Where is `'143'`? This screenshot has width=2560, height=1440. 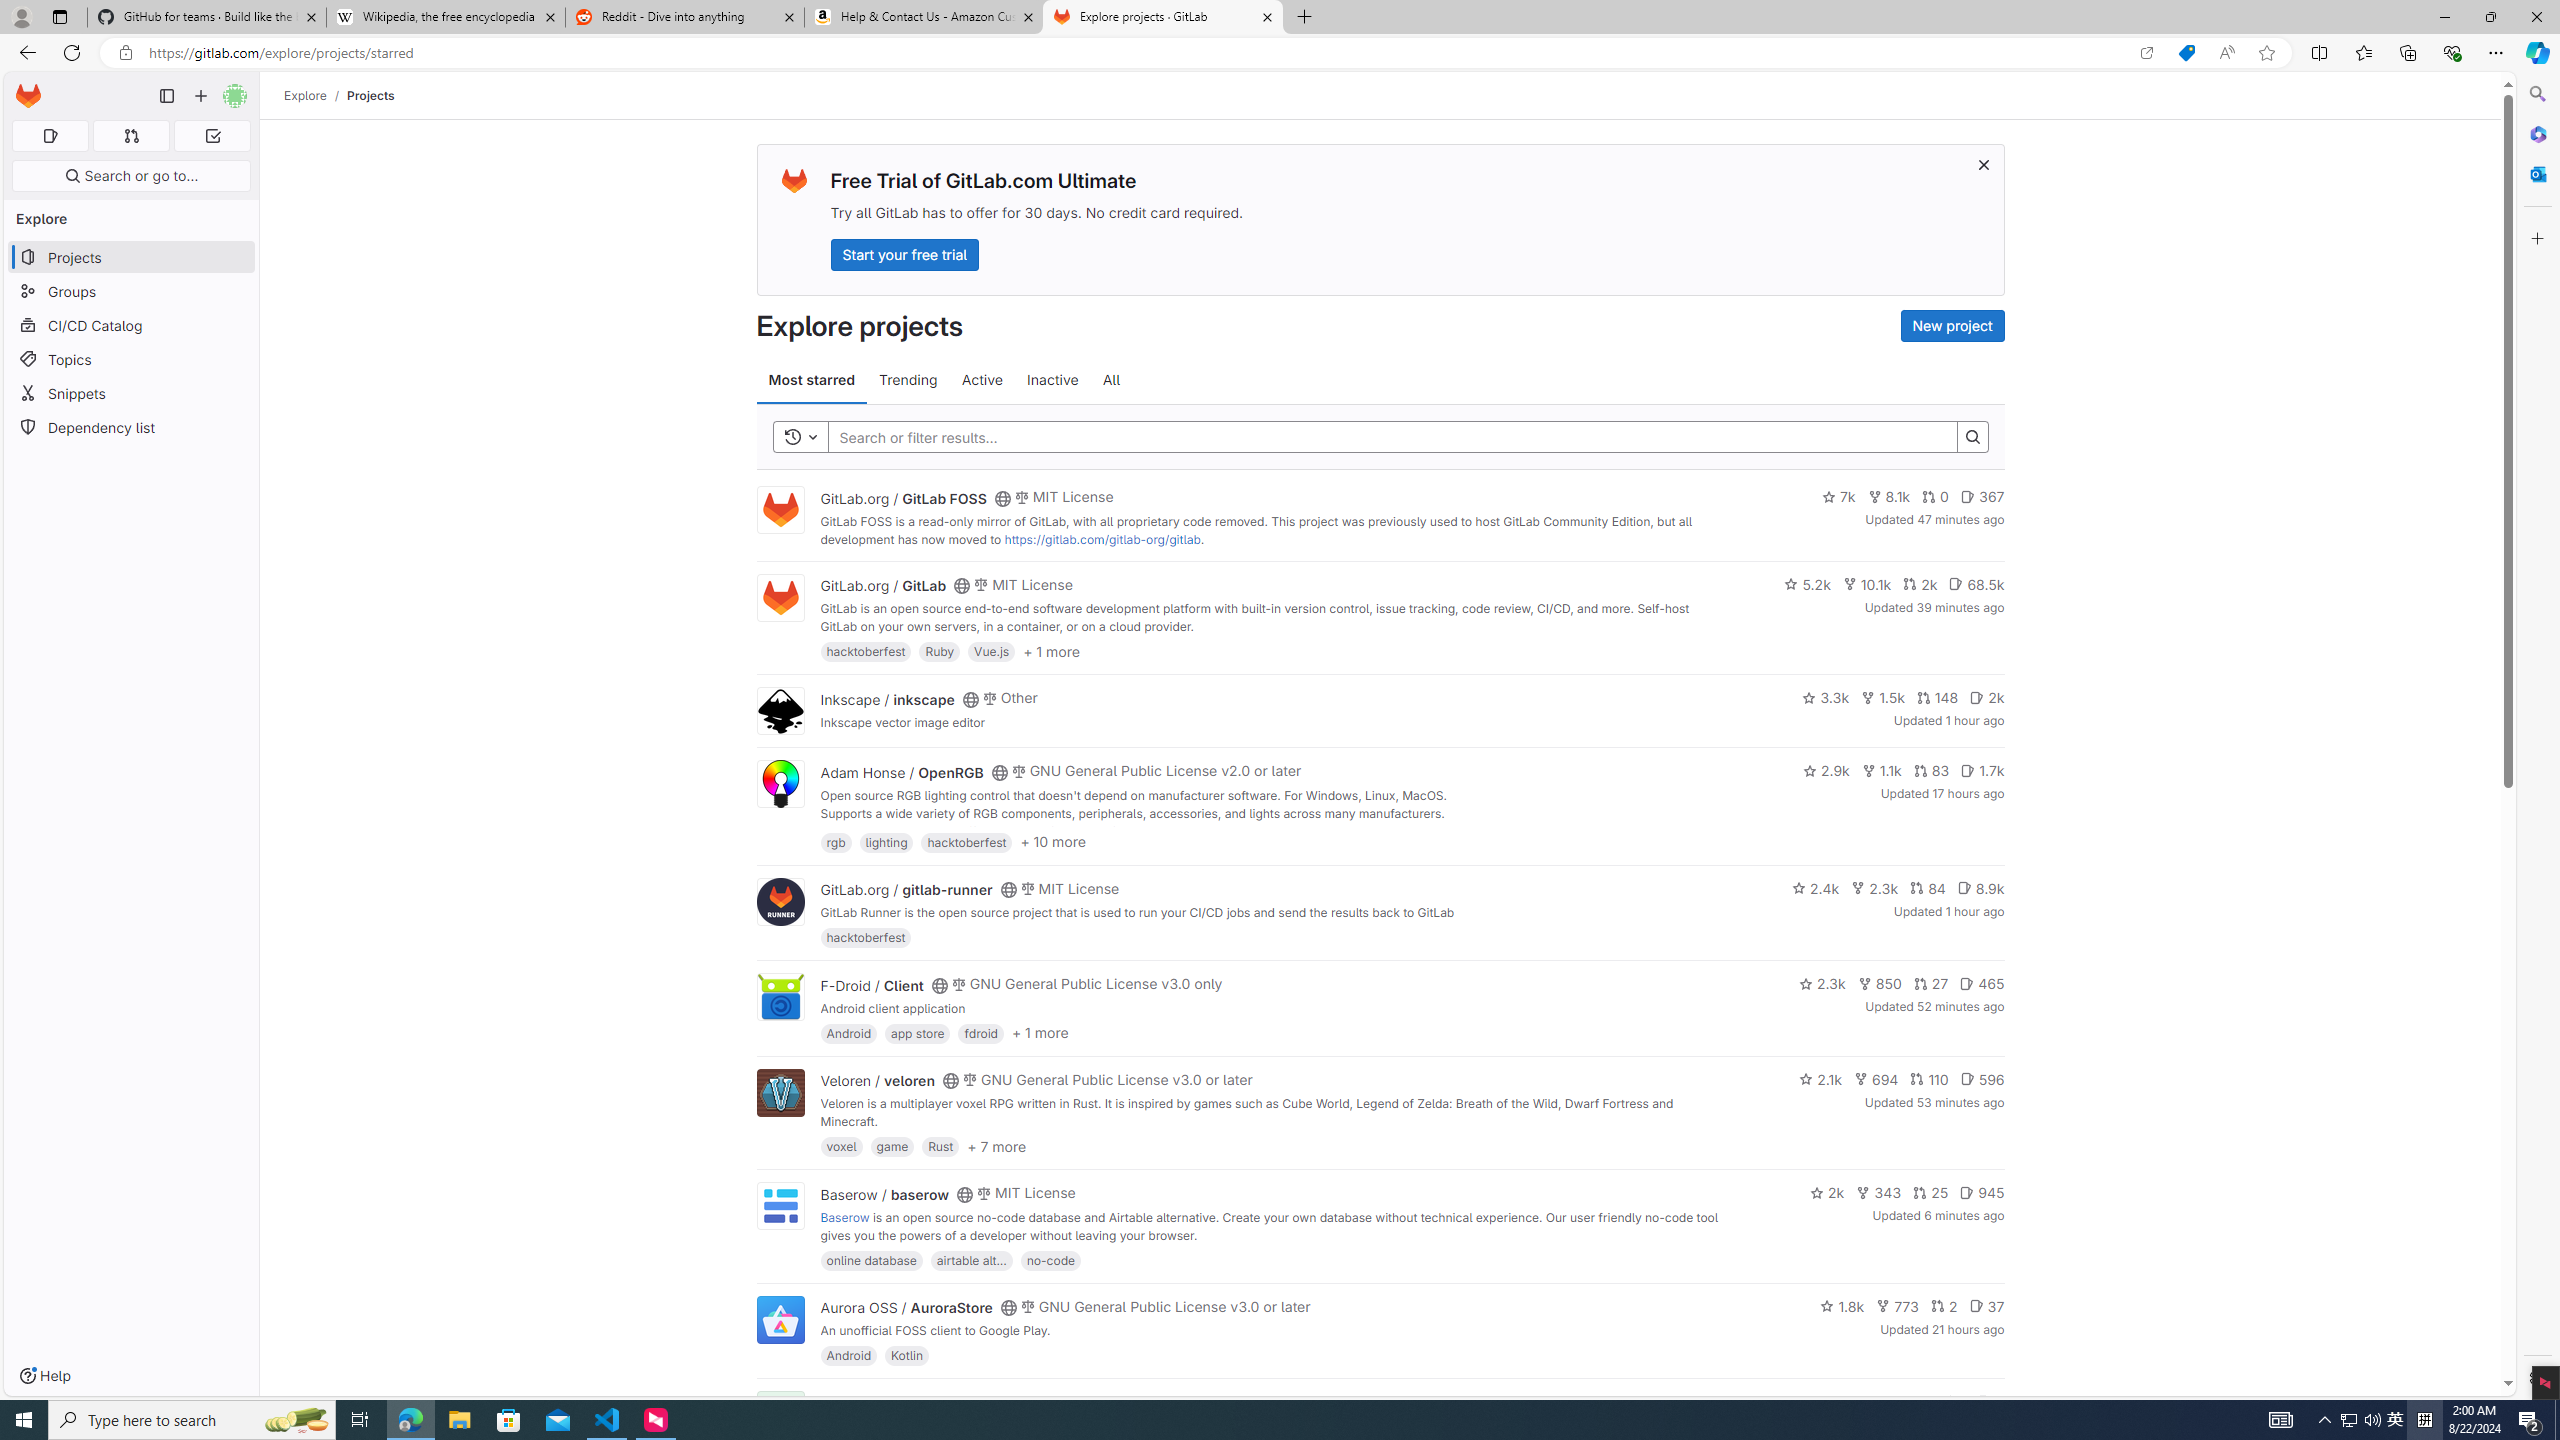
'143' is located at coordinates (1908, 1401).